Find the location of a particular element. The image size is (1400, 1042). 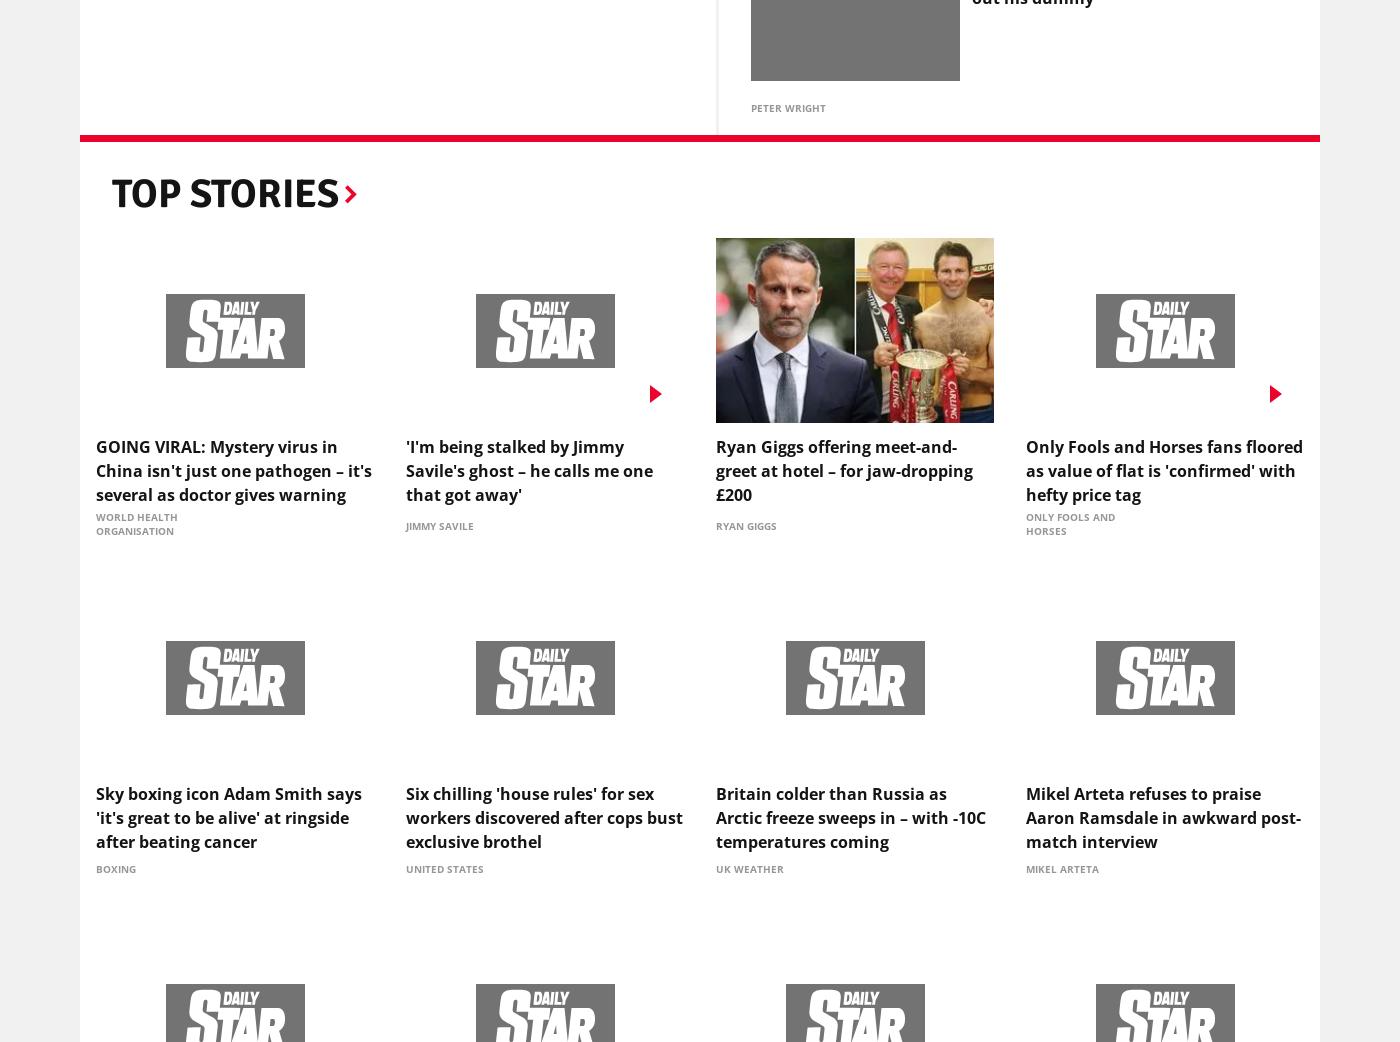

'Most Recent' is located at coordinates (251, 298).